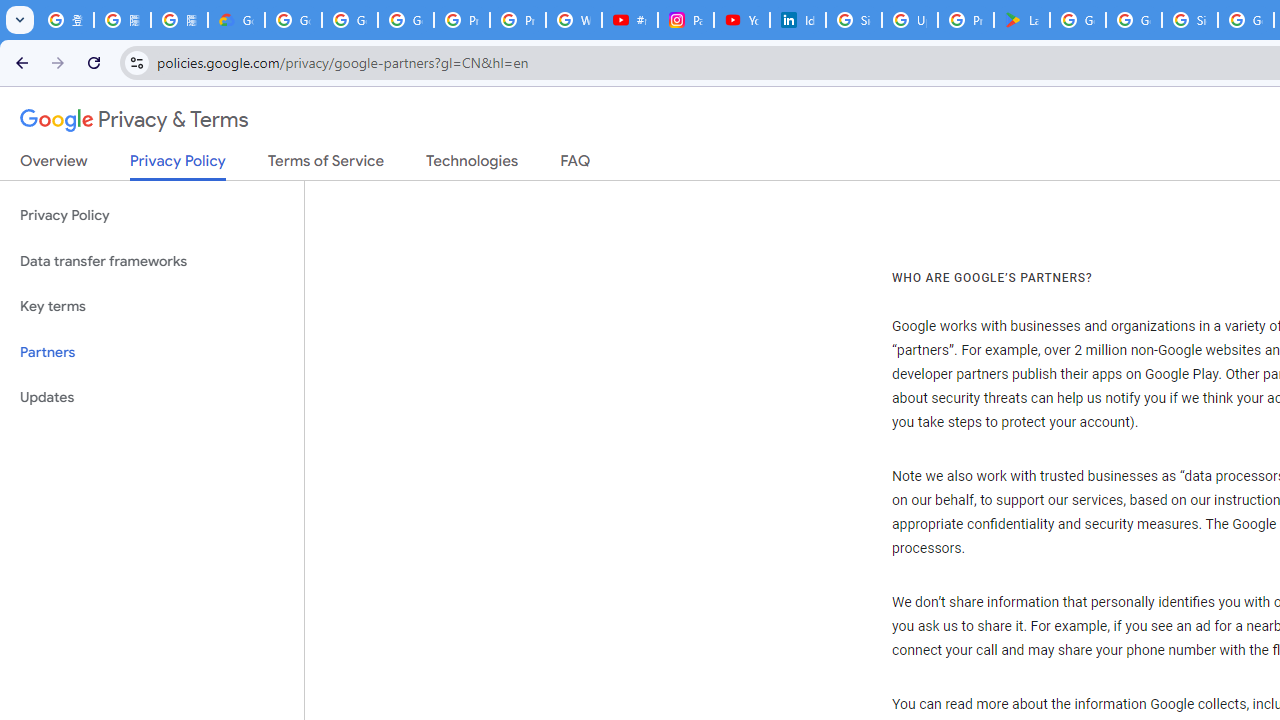 This screenshot has height=720, width=1280. I want to click on 'Overview', so click(54, 164).